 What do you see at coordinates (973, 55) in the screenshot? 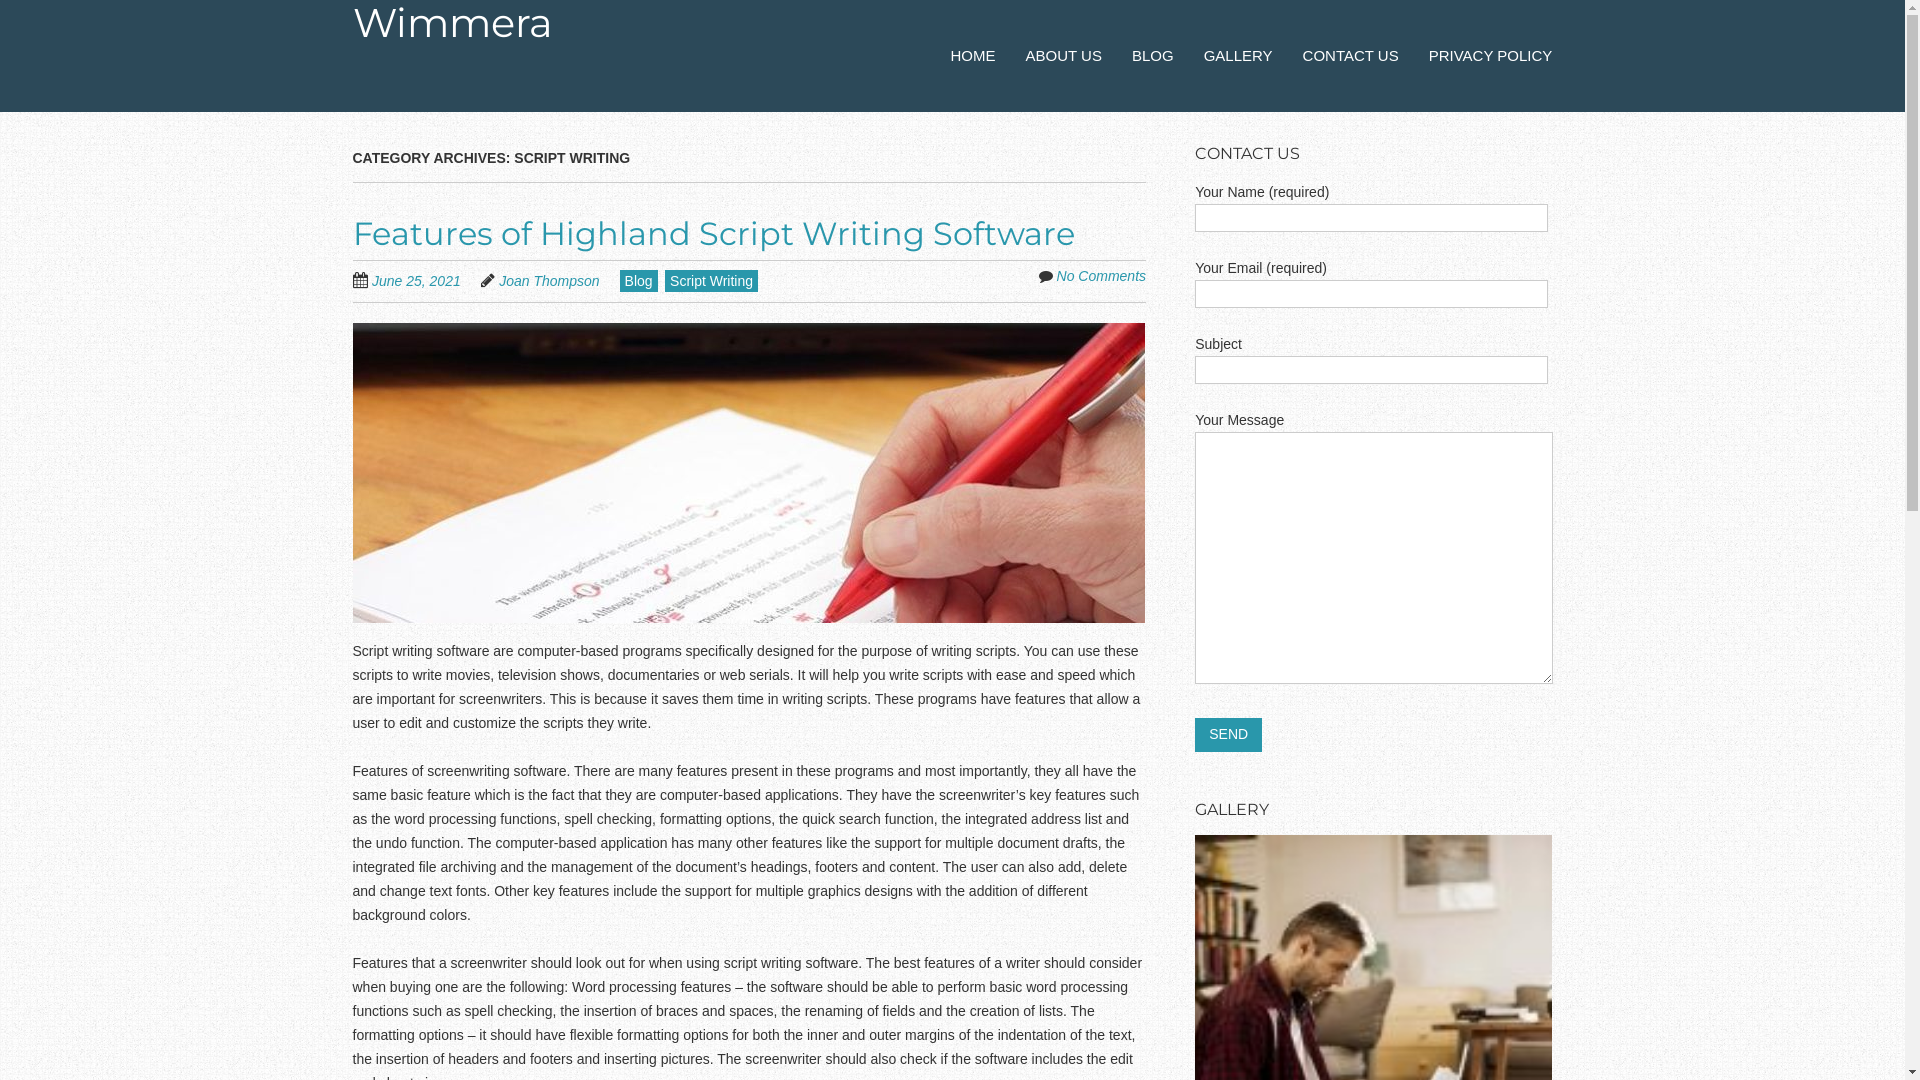
I see `'HOME'` at bounding box center [973, 55].